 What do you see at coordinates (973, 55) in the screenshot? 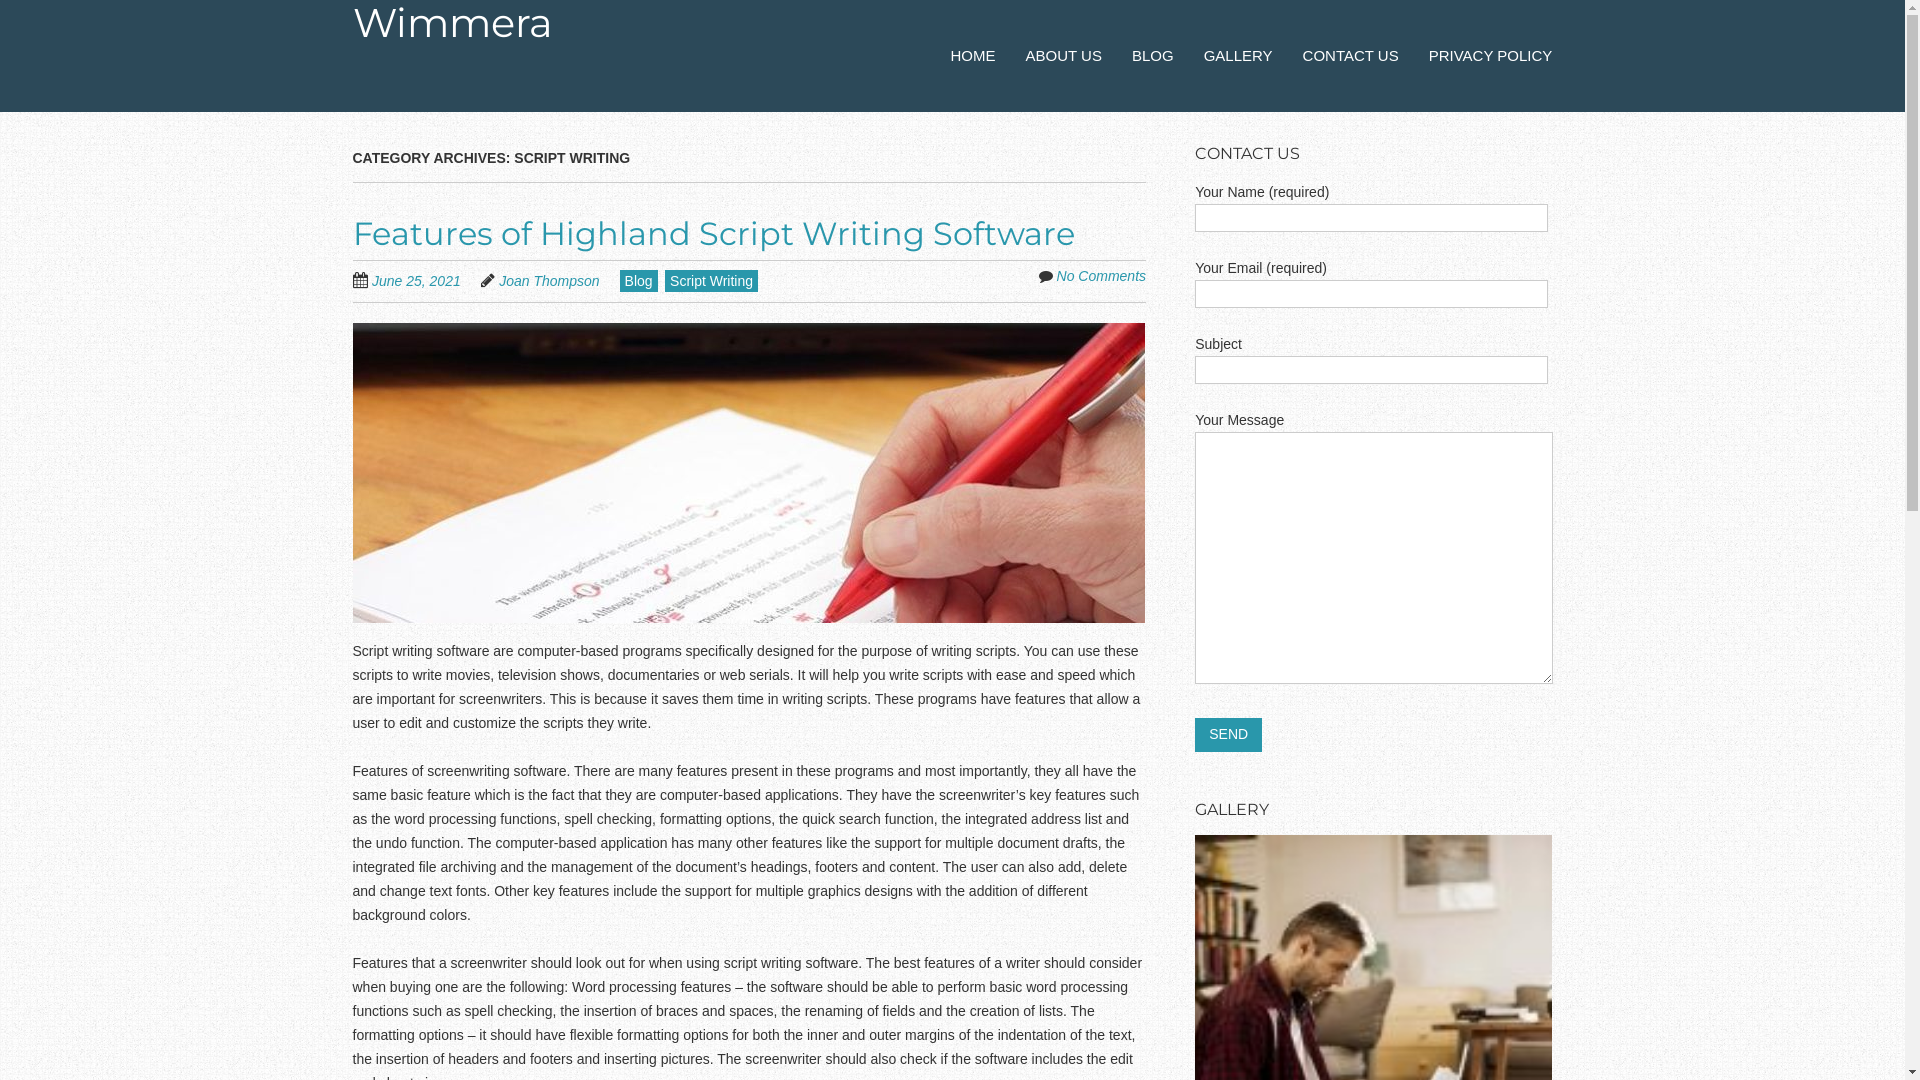
I see `'HOME'` at bounding box center [973, 55].